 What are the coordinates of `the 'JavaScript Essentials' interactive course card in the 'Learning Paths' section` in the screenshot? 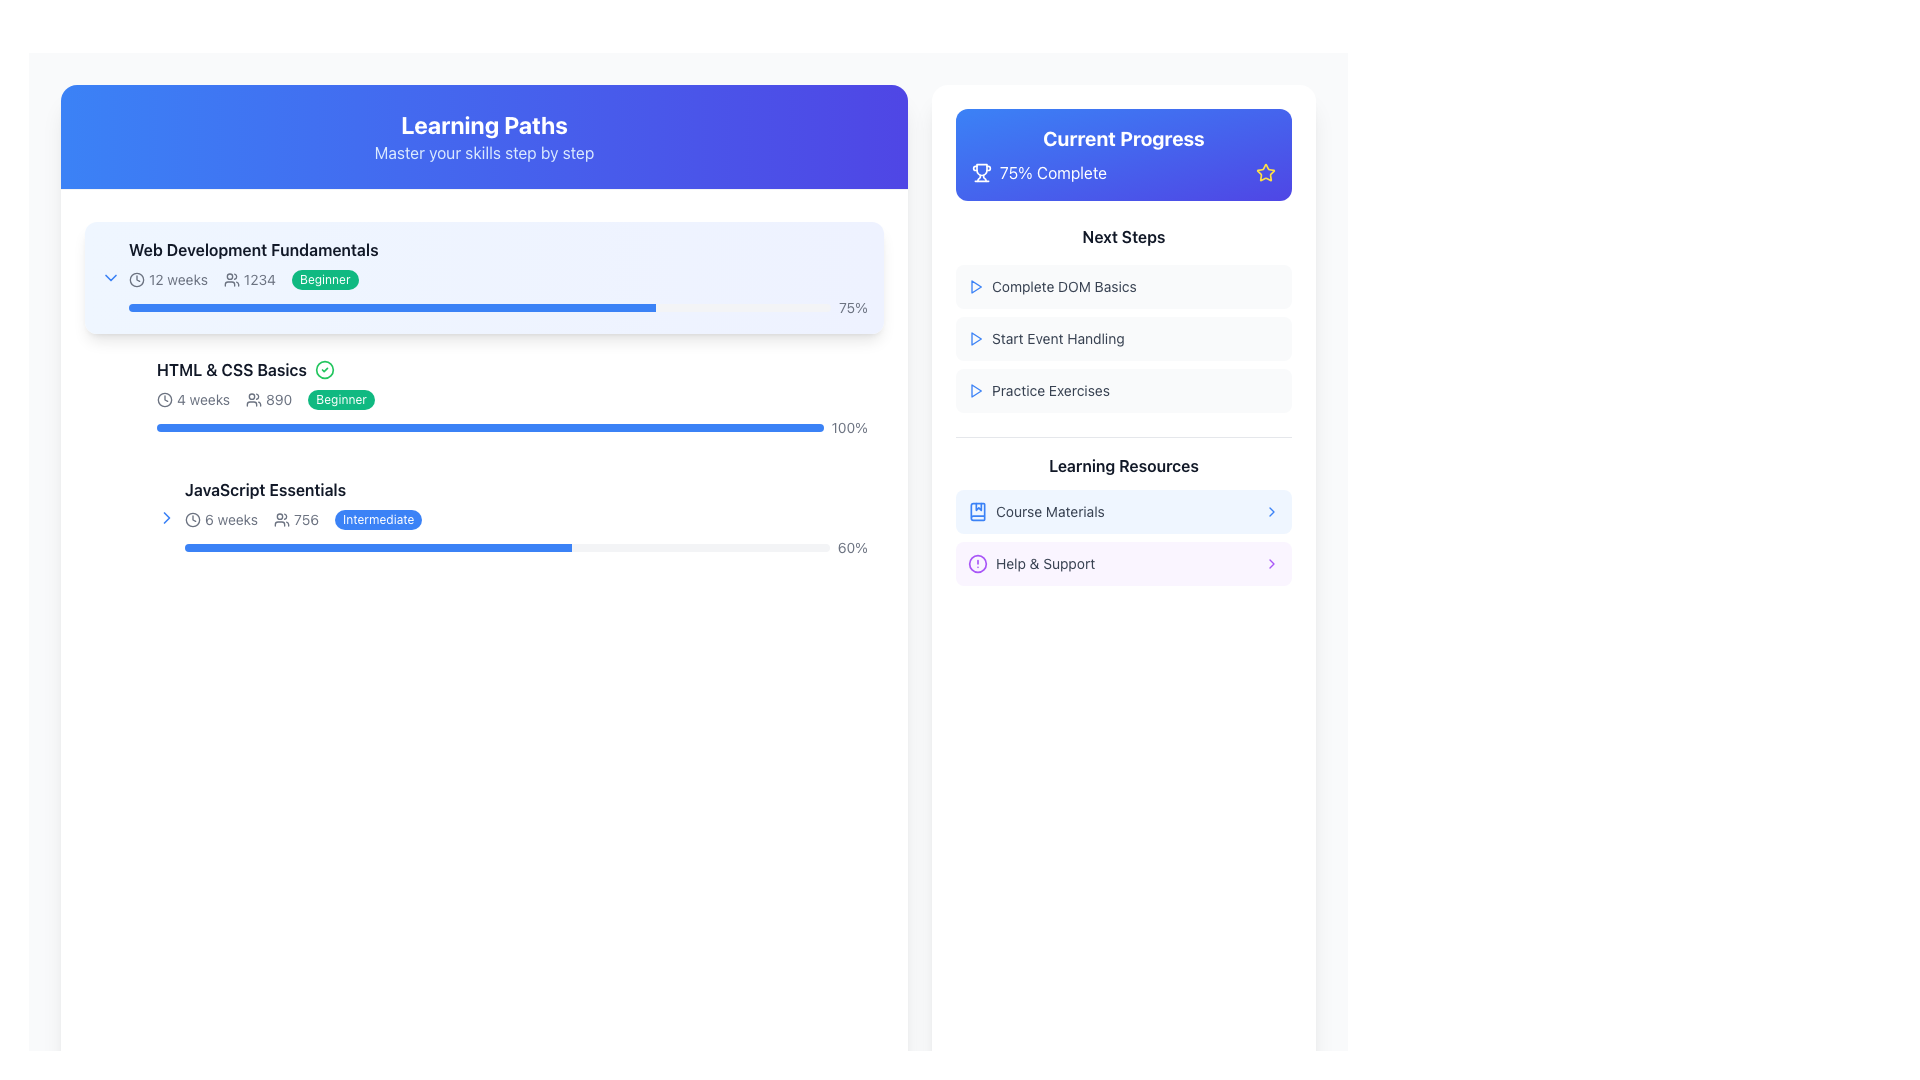 It's located at (512, 516).